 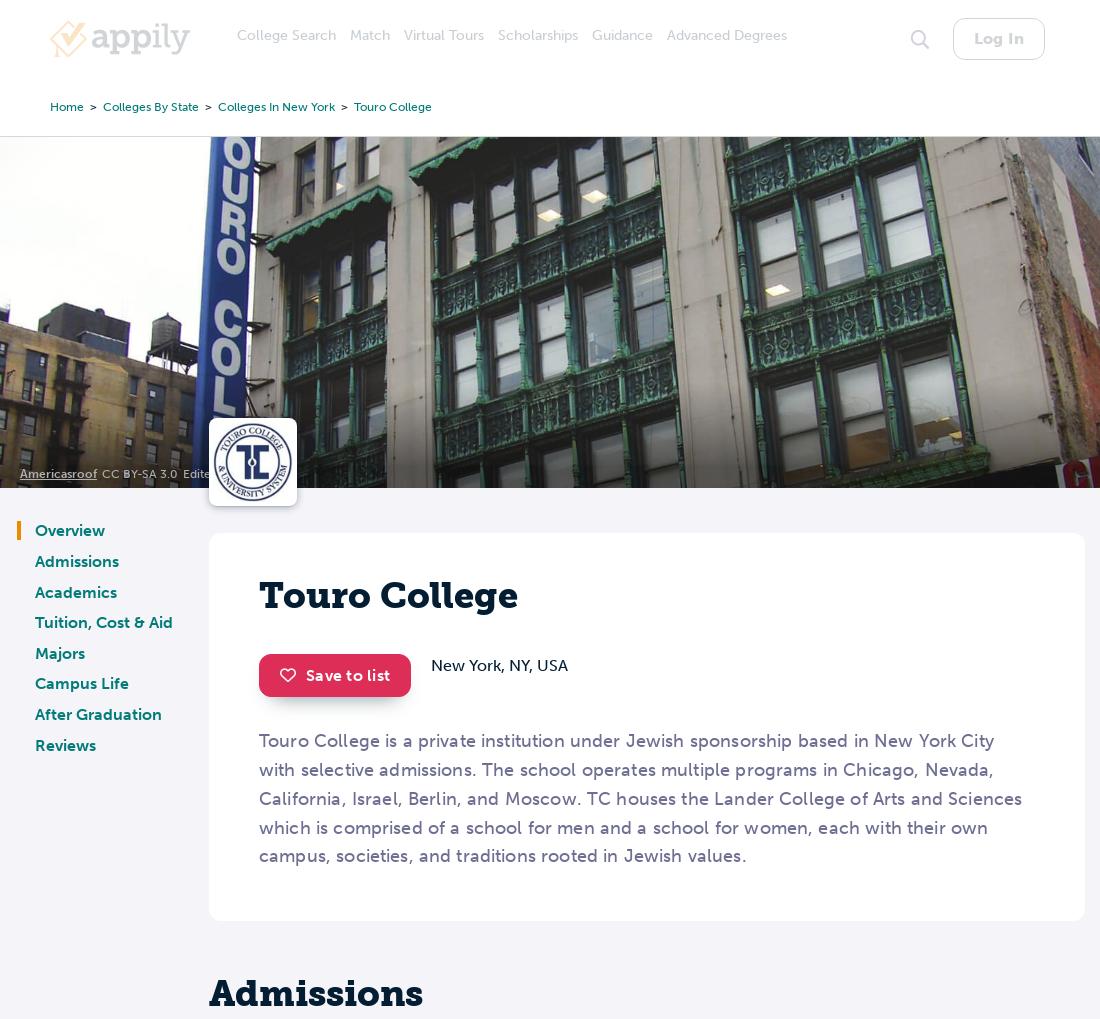 What do you see at coordinates (370, 34) in the screenshot?
I see `'Match'` at bounding box center [370, 34].